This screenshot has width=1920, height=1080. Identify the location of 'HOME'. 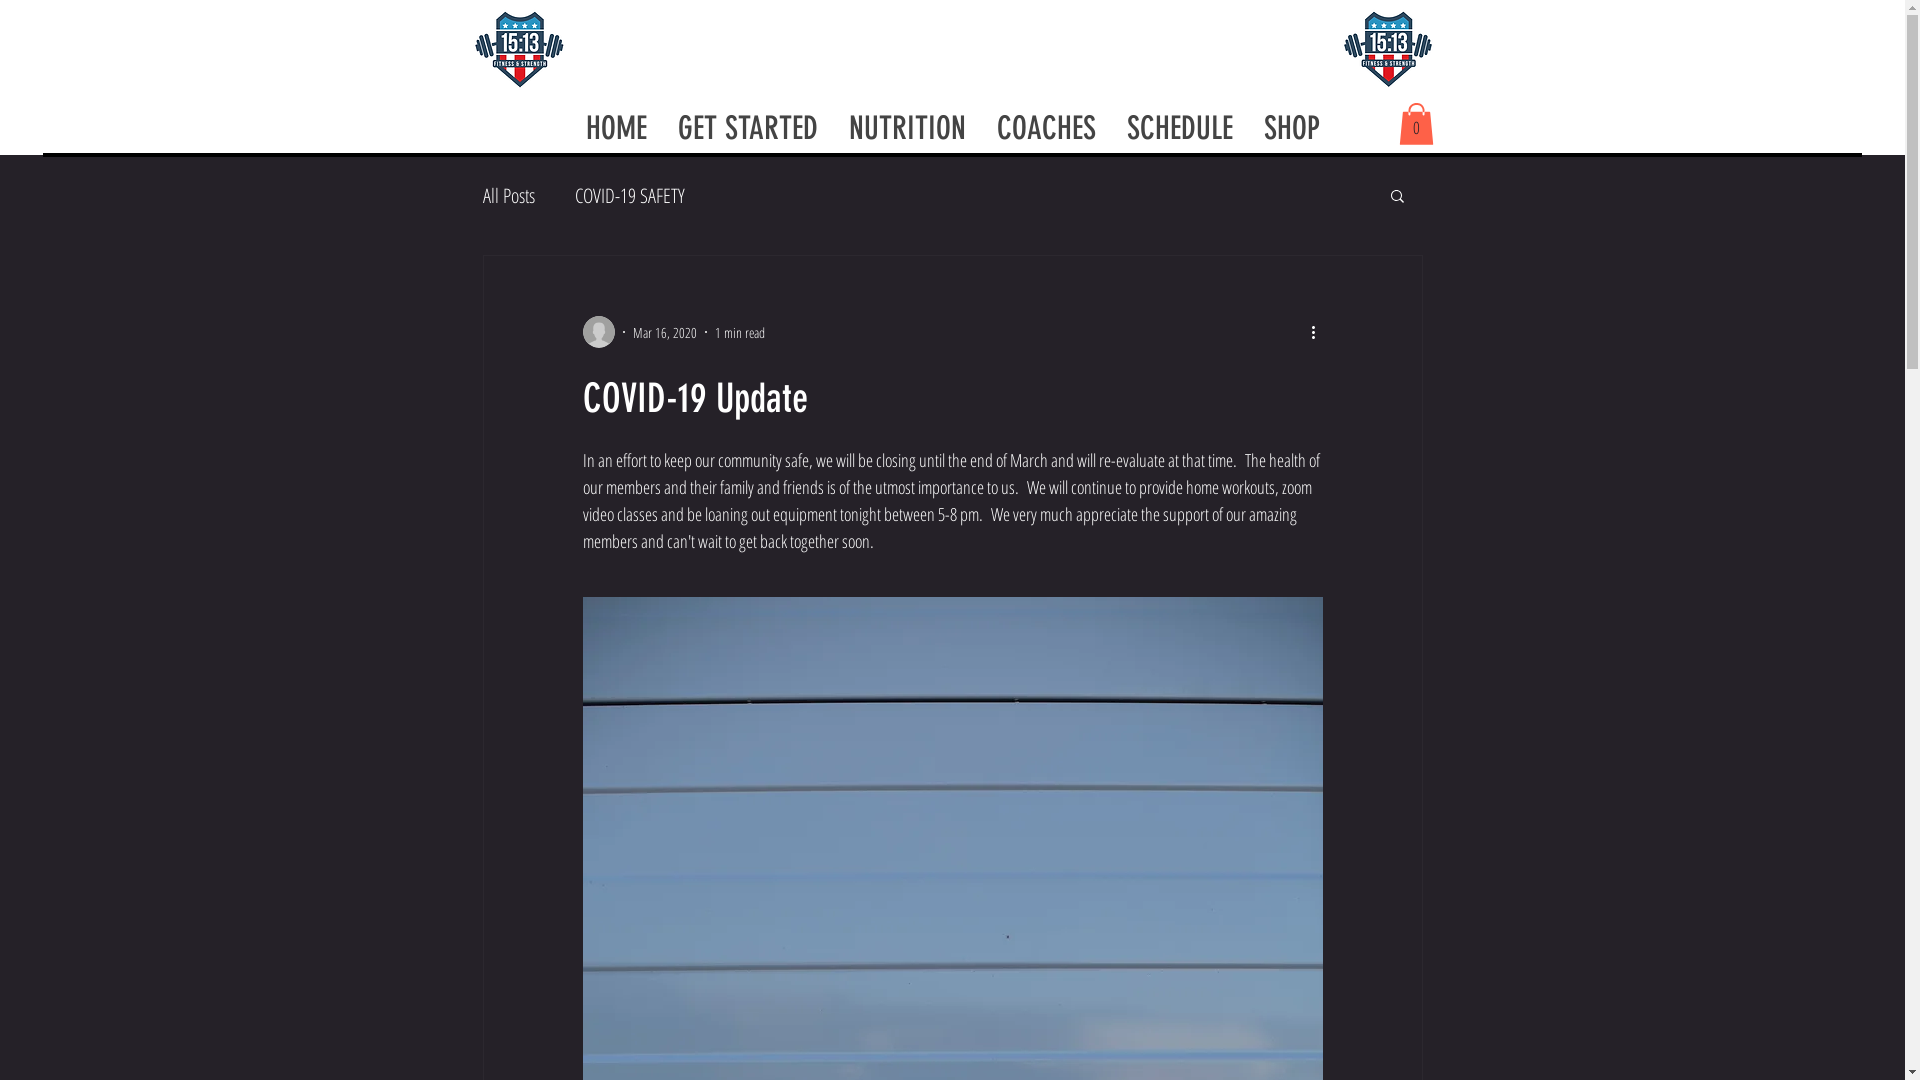
(614, 127).